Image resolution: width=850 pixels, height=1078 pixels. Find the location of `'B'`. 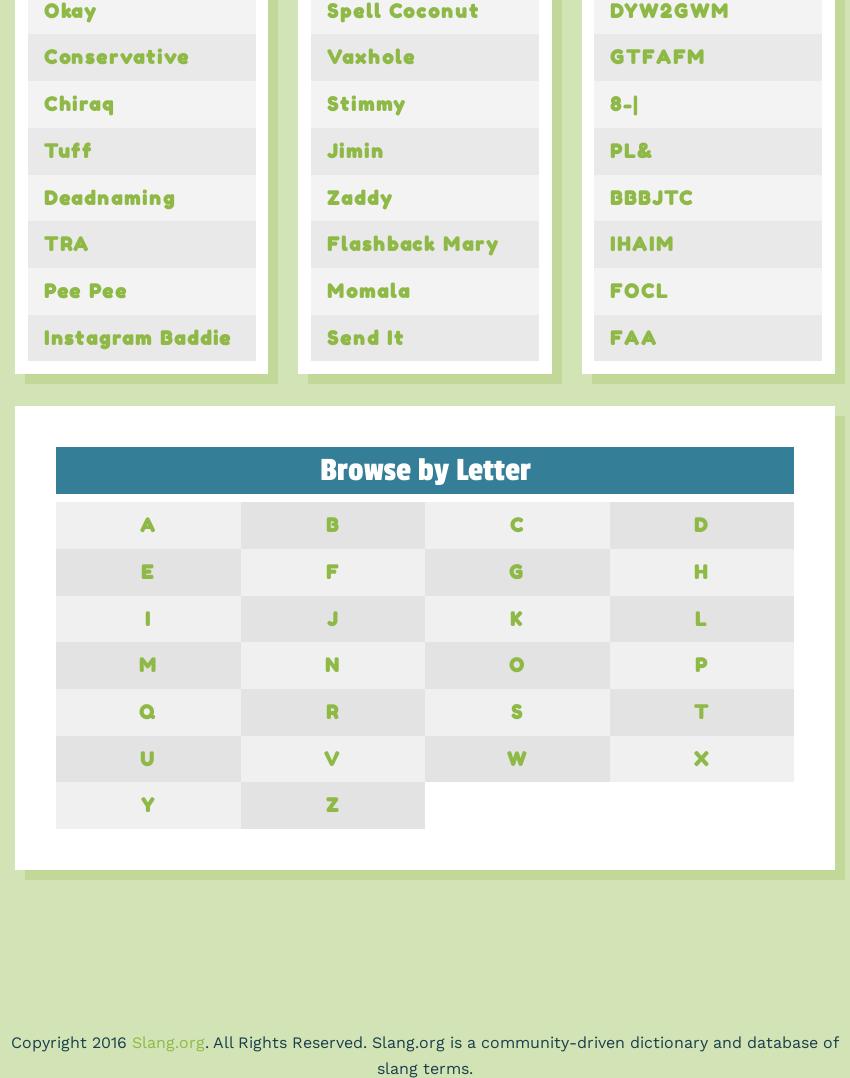

'B' is located at coordinates (332, 524).